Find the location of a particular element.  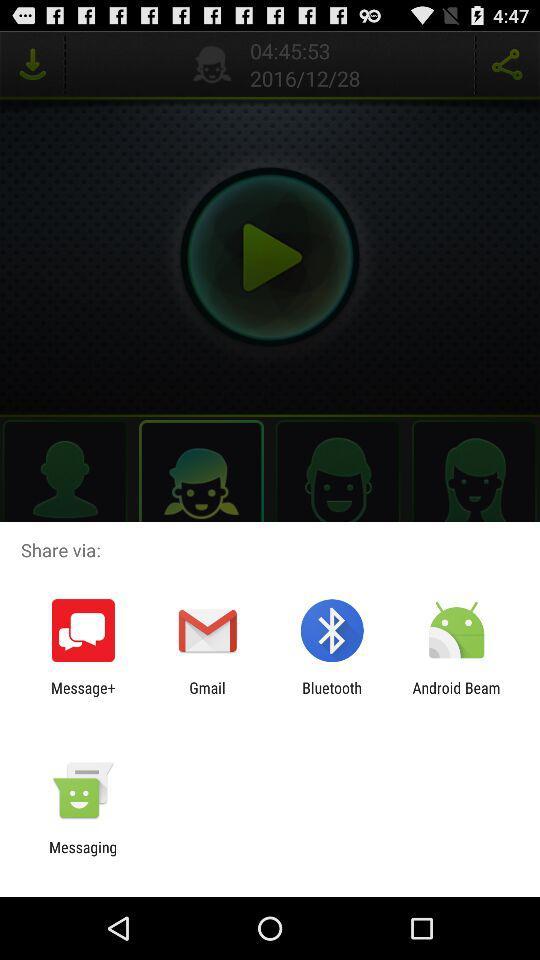

icon to the right of bluetooth is located at coordinates (456, 696).